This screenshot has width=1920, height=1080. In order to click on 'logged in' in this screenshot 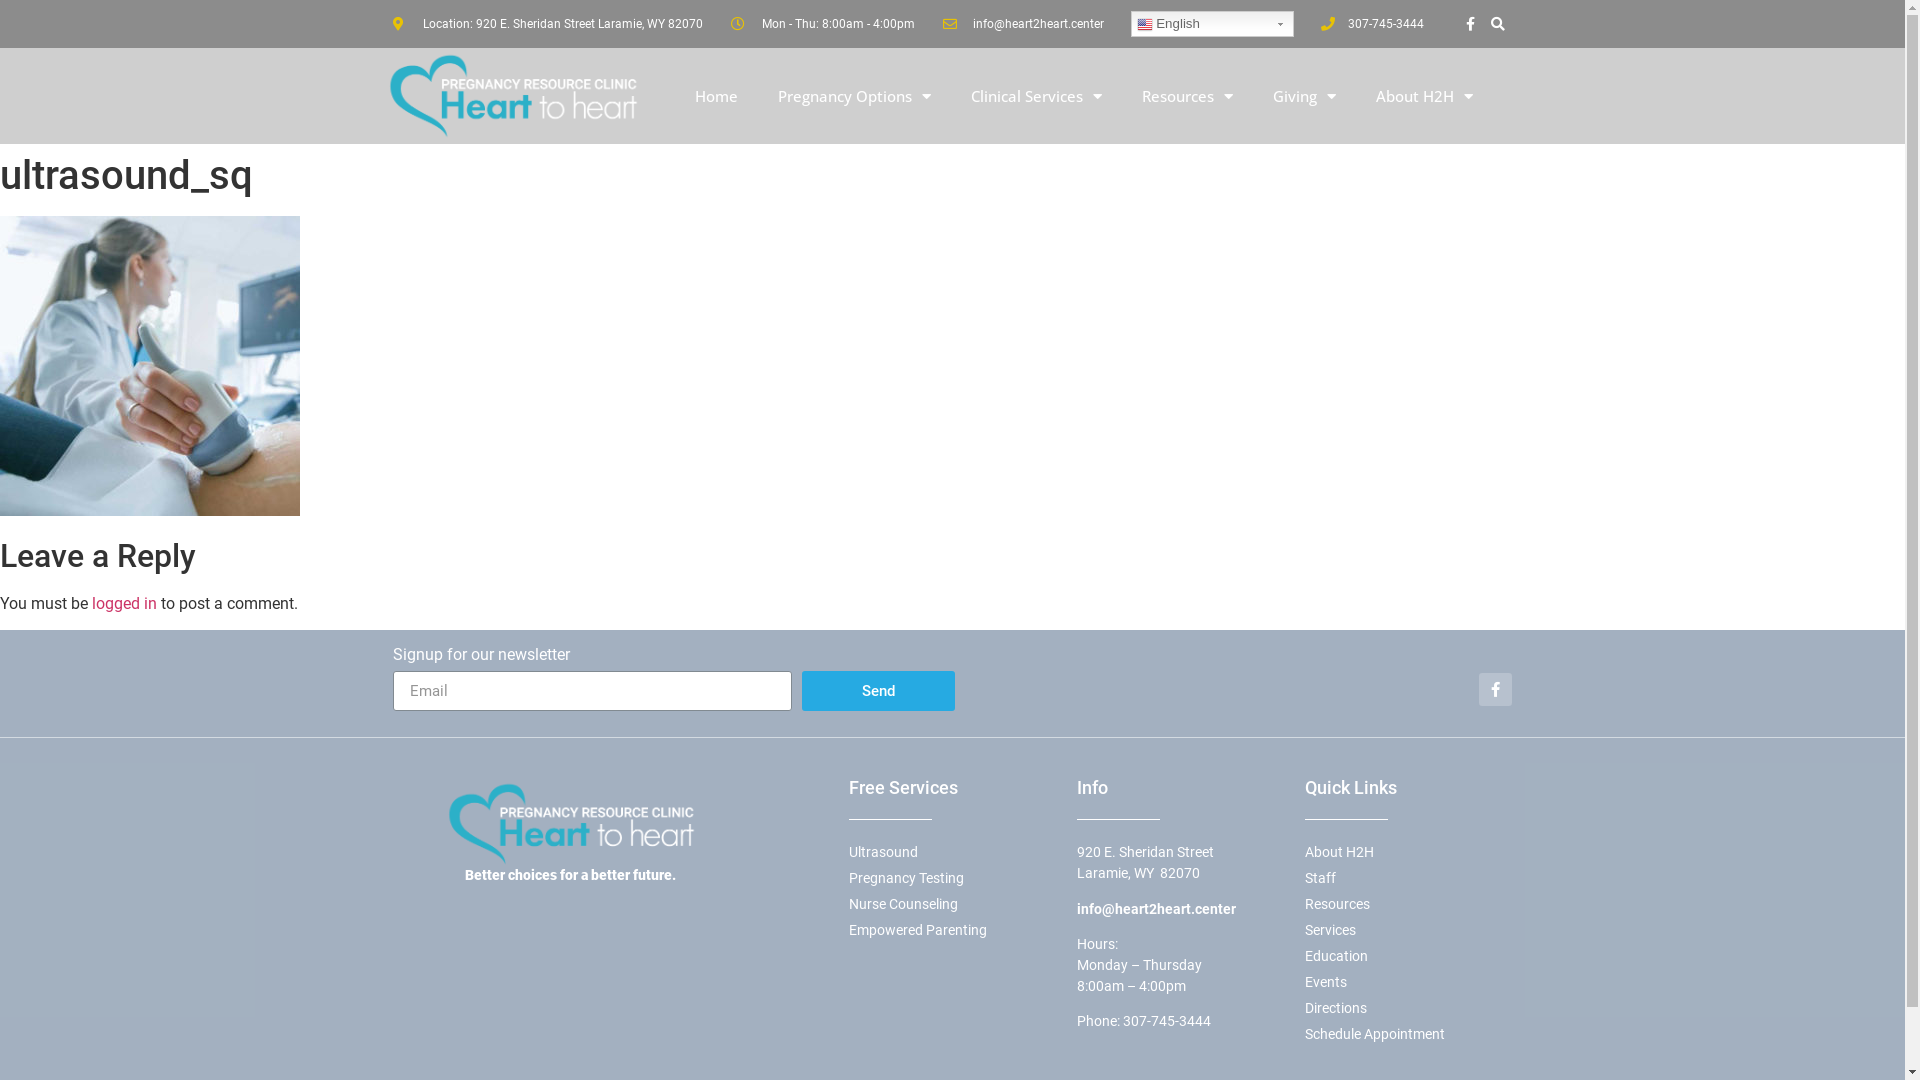, I will do `click(123, 602)`.